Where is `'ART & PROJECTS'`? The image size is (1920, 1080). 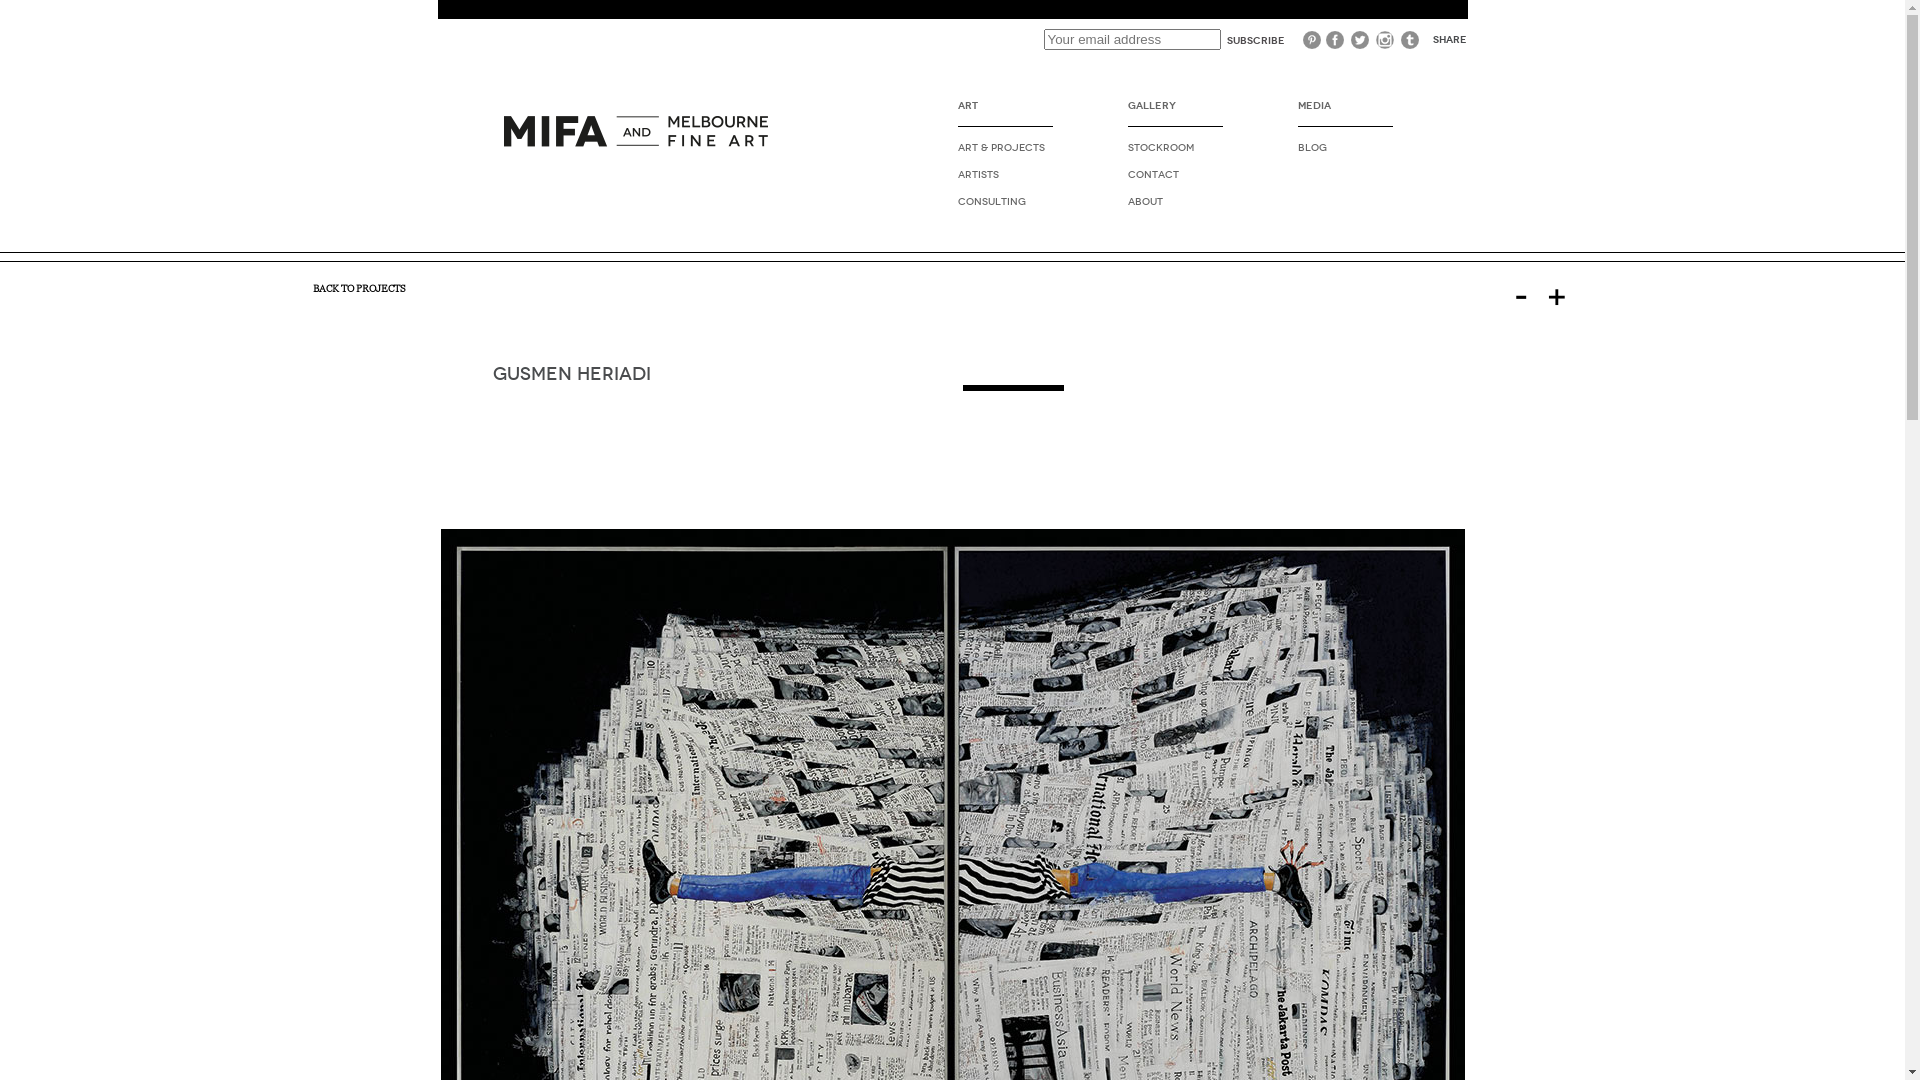
'ART & PROJECTS' is located at coordinates (1005, 146).